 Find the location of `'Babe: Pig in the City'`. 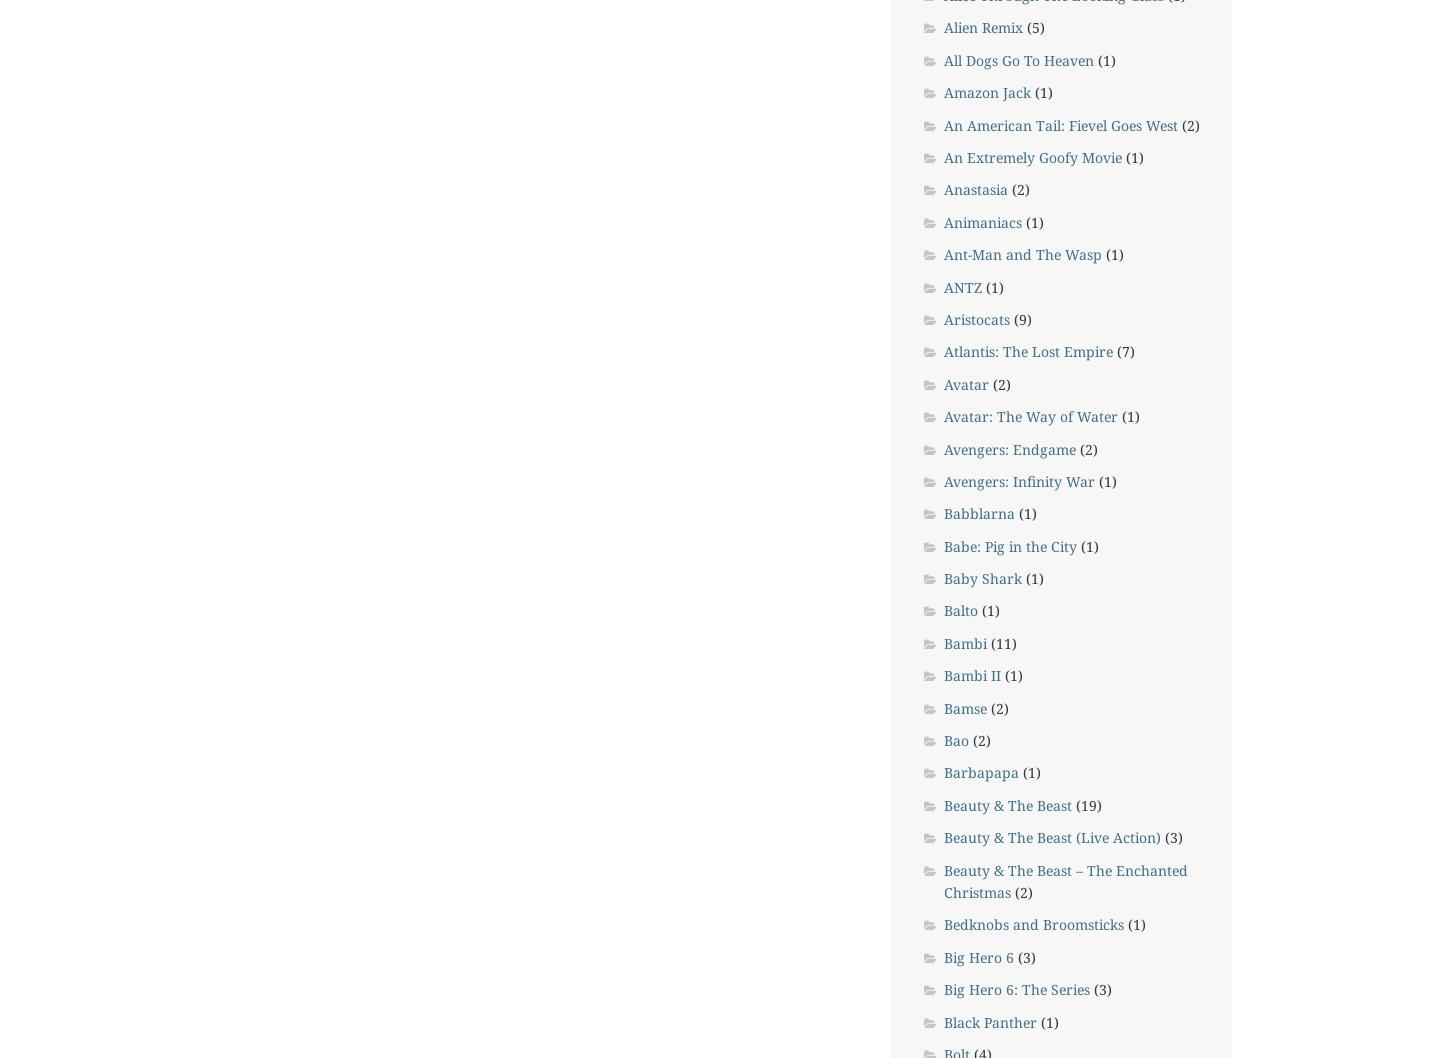

'Babe: Pig in the City' is located at coordinates (1008, 545).